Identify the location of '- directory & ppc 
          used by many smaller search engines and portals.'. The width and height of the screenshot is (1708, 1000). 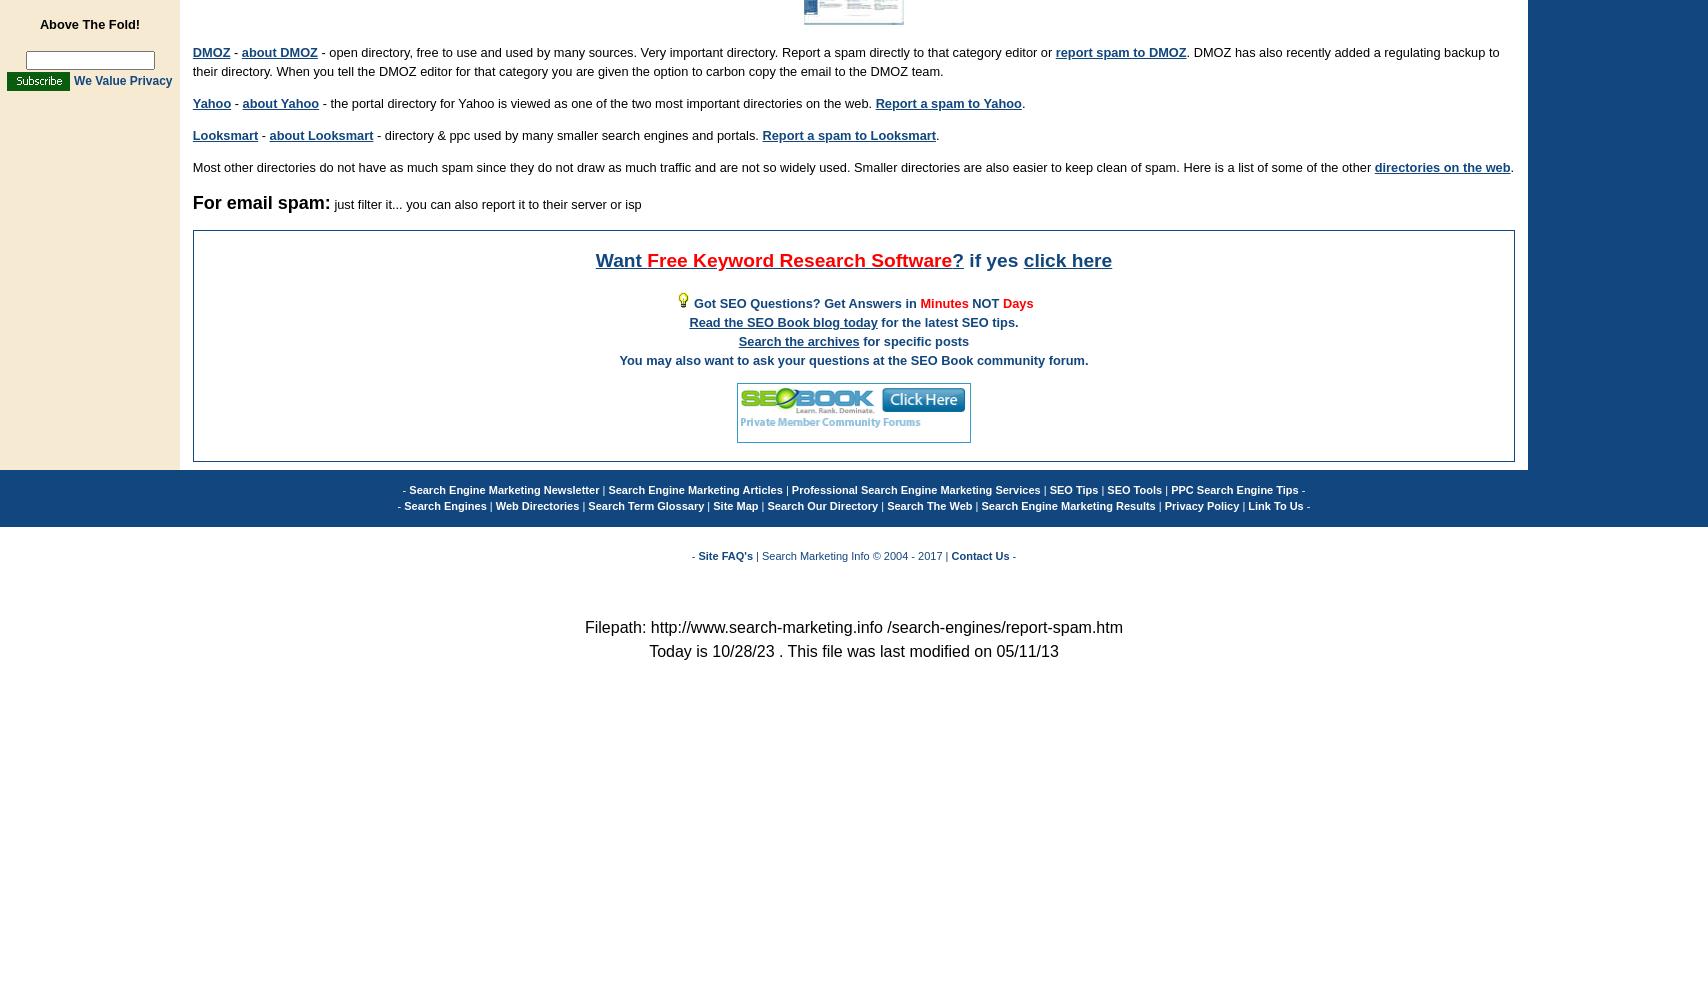
(567, 135).